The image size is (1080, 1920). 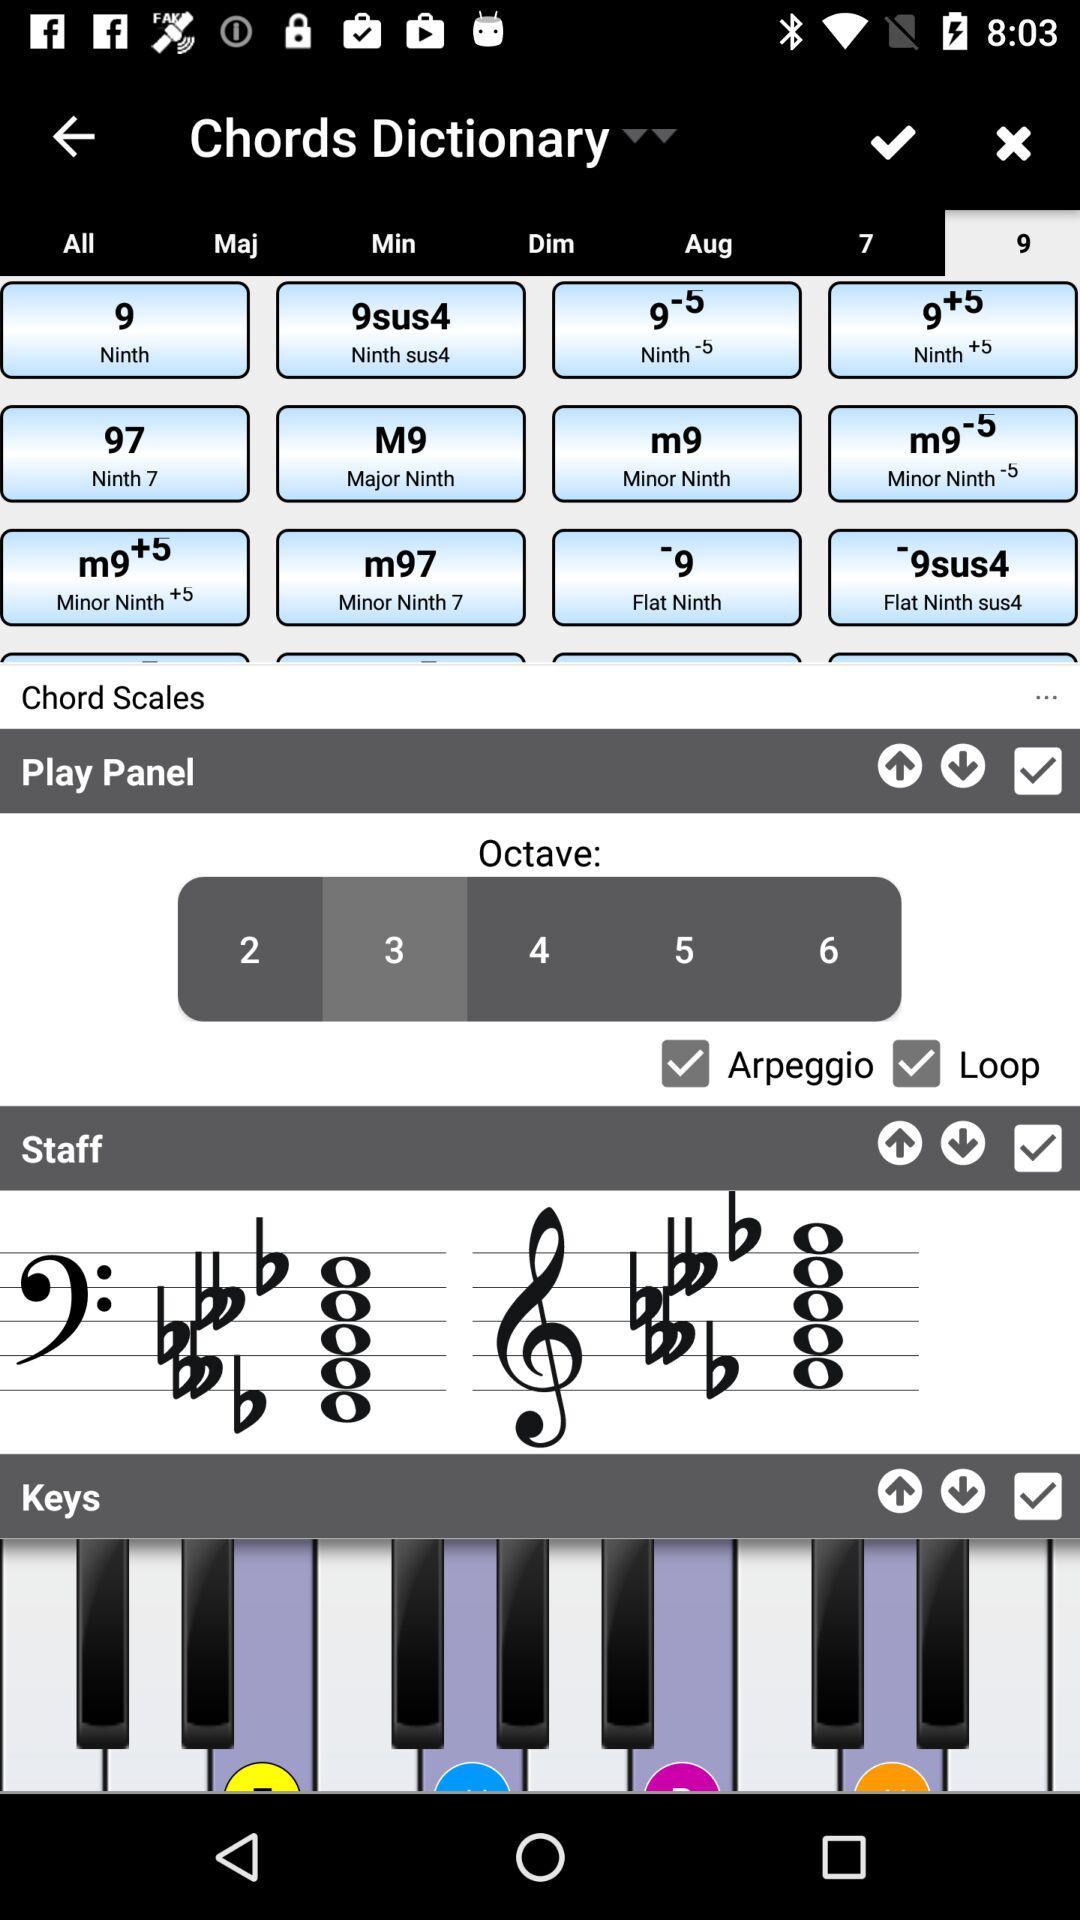 What do you see at coordinates (577, 1665) in the screenshot?
I see `this music key button` at bounding box center [577, 1665].